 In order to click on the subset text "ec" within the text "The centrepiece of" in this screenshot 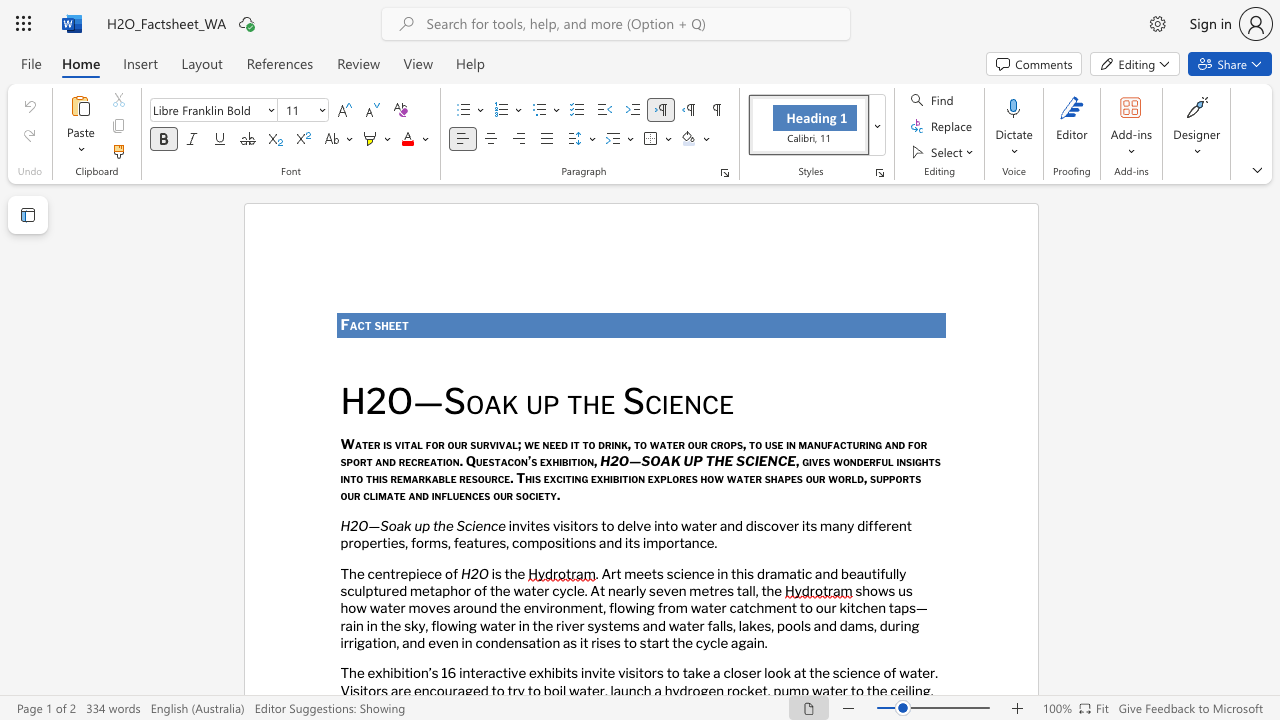, I will do `click(418, 573)`.